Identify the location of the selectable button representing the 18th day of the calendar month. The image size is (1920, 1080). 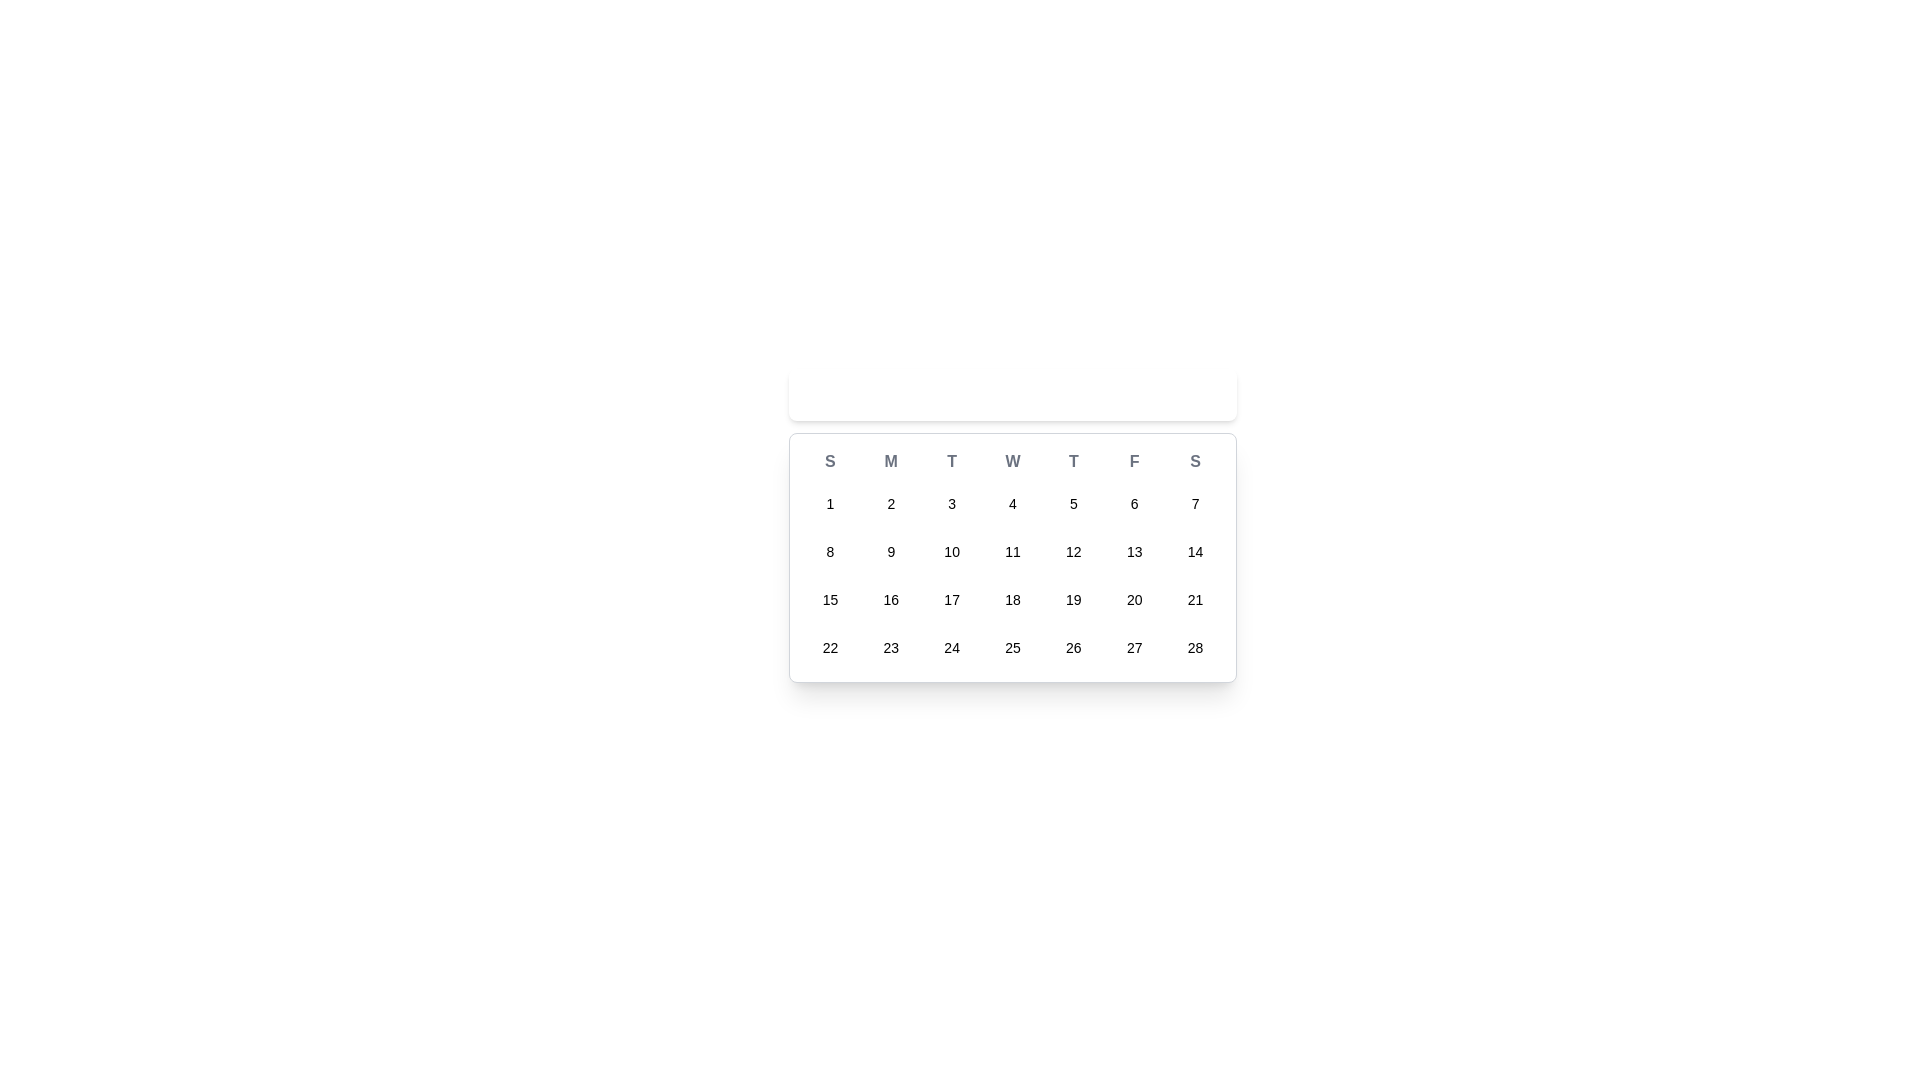
(1012, 599).